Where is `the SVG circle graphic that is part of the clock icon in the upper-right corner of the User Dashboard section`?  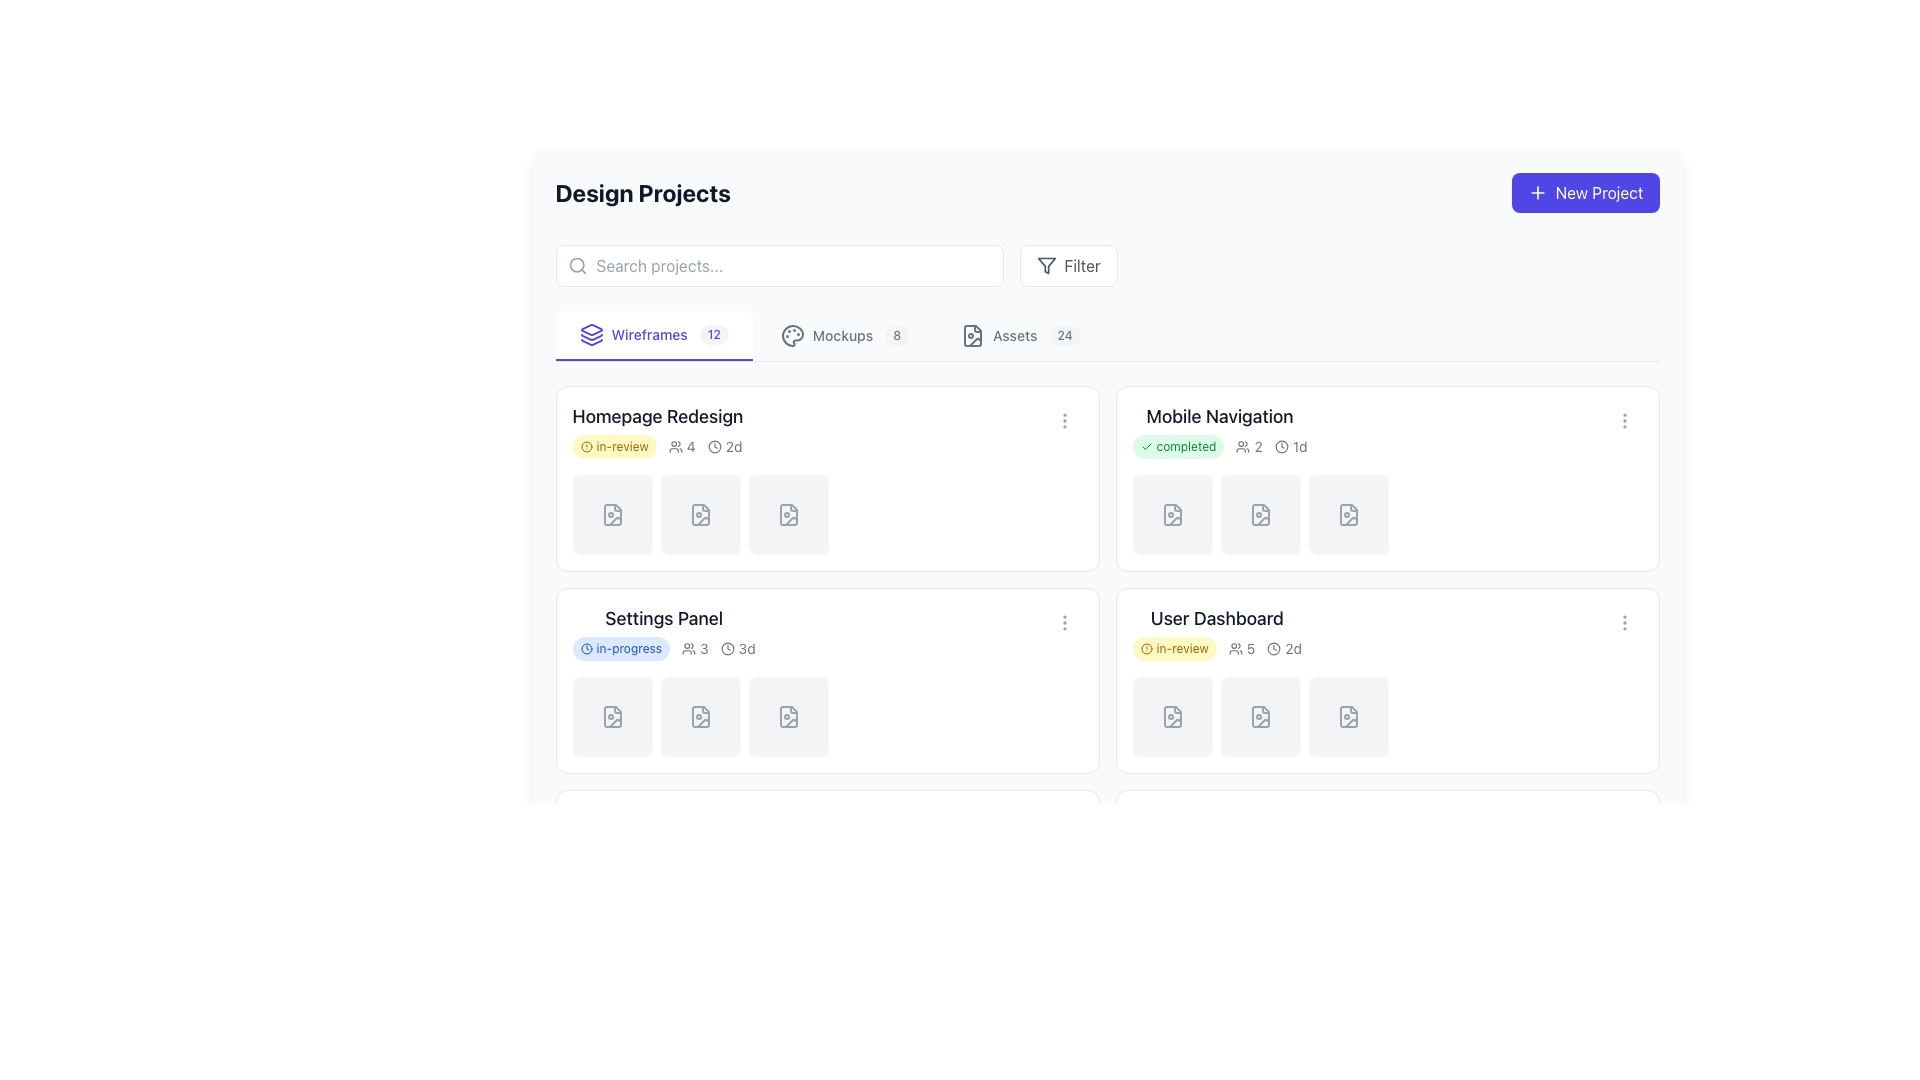 the SVG circle graphic that is part of the clock icon in the upper-right corner of the User Dashboard section is located at coordinates (1273, 648).